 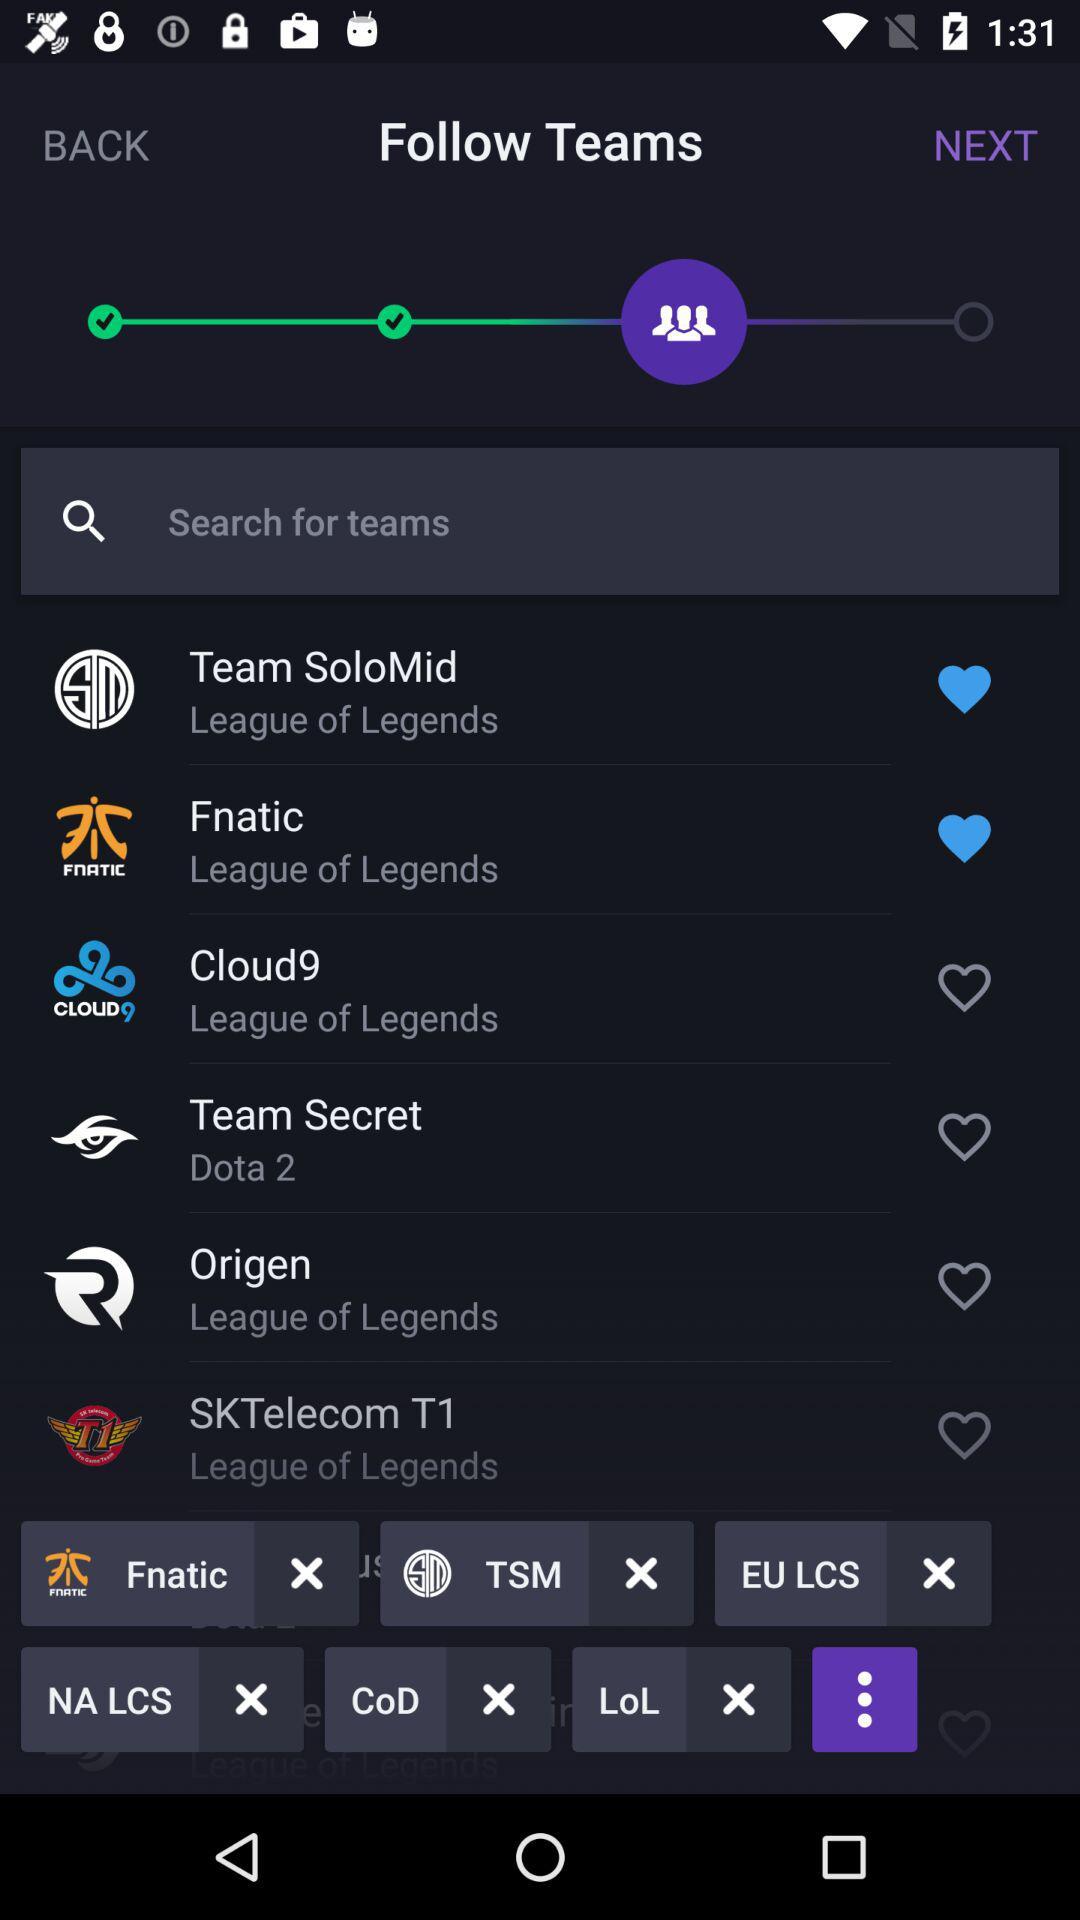 I want to click on the more icon, so click(x=863, y=1698).